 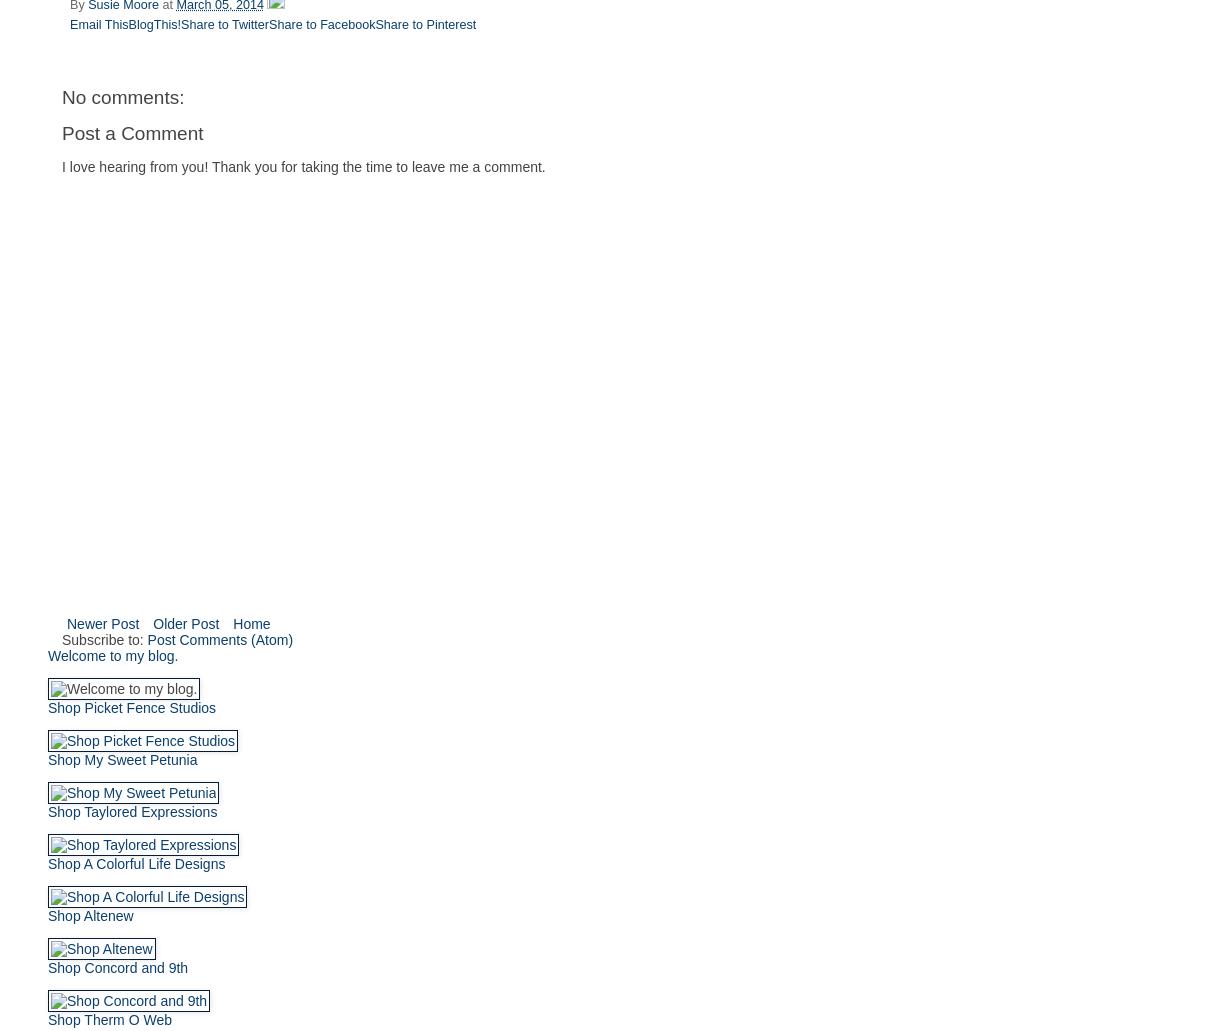 What do you see at coordinates (303, 164) in the screenshot?
I see `'I love hearing from you!  Thank you for taking the time to leave me a comment.'` at bounding box center [303, 164].